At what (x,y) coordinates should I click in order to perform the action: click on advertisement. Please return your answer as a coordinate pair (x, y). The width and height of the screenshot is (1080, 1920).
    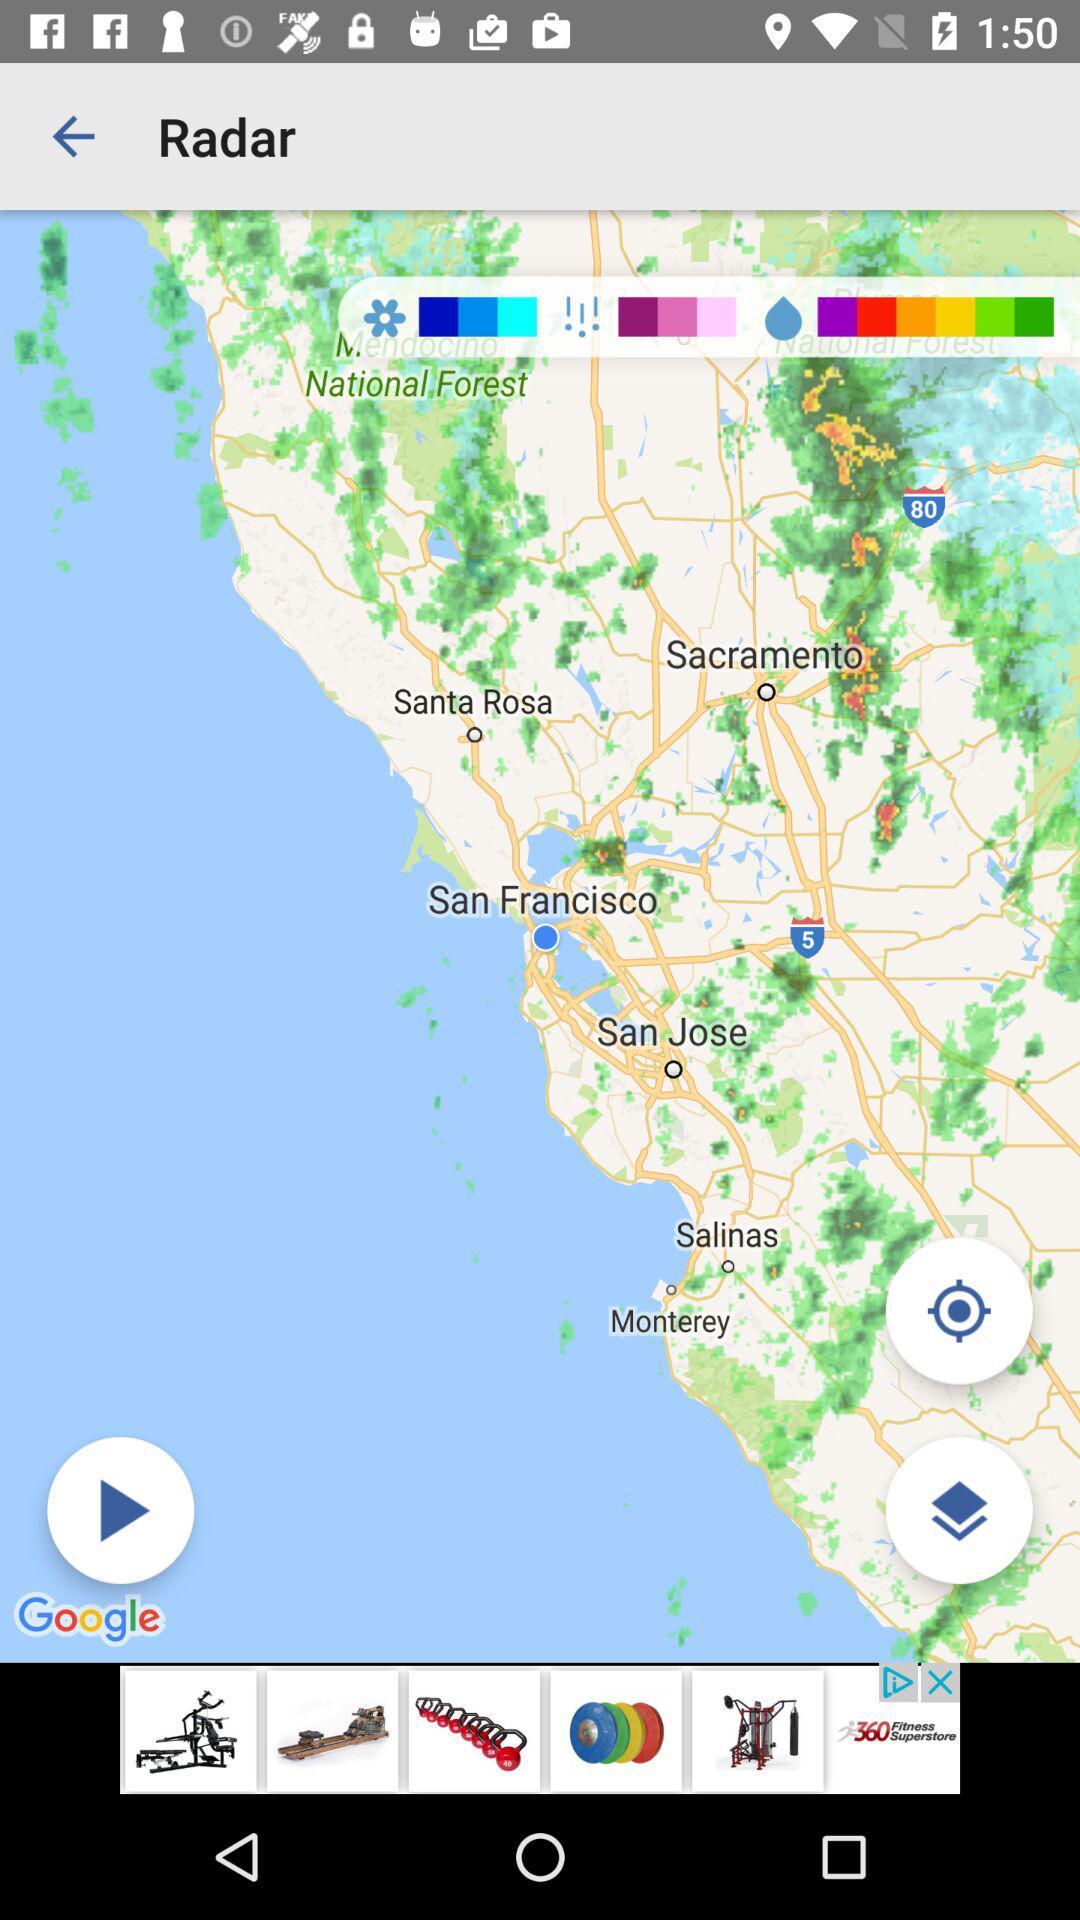
    Looking at the image, I should click on (540, 1727).